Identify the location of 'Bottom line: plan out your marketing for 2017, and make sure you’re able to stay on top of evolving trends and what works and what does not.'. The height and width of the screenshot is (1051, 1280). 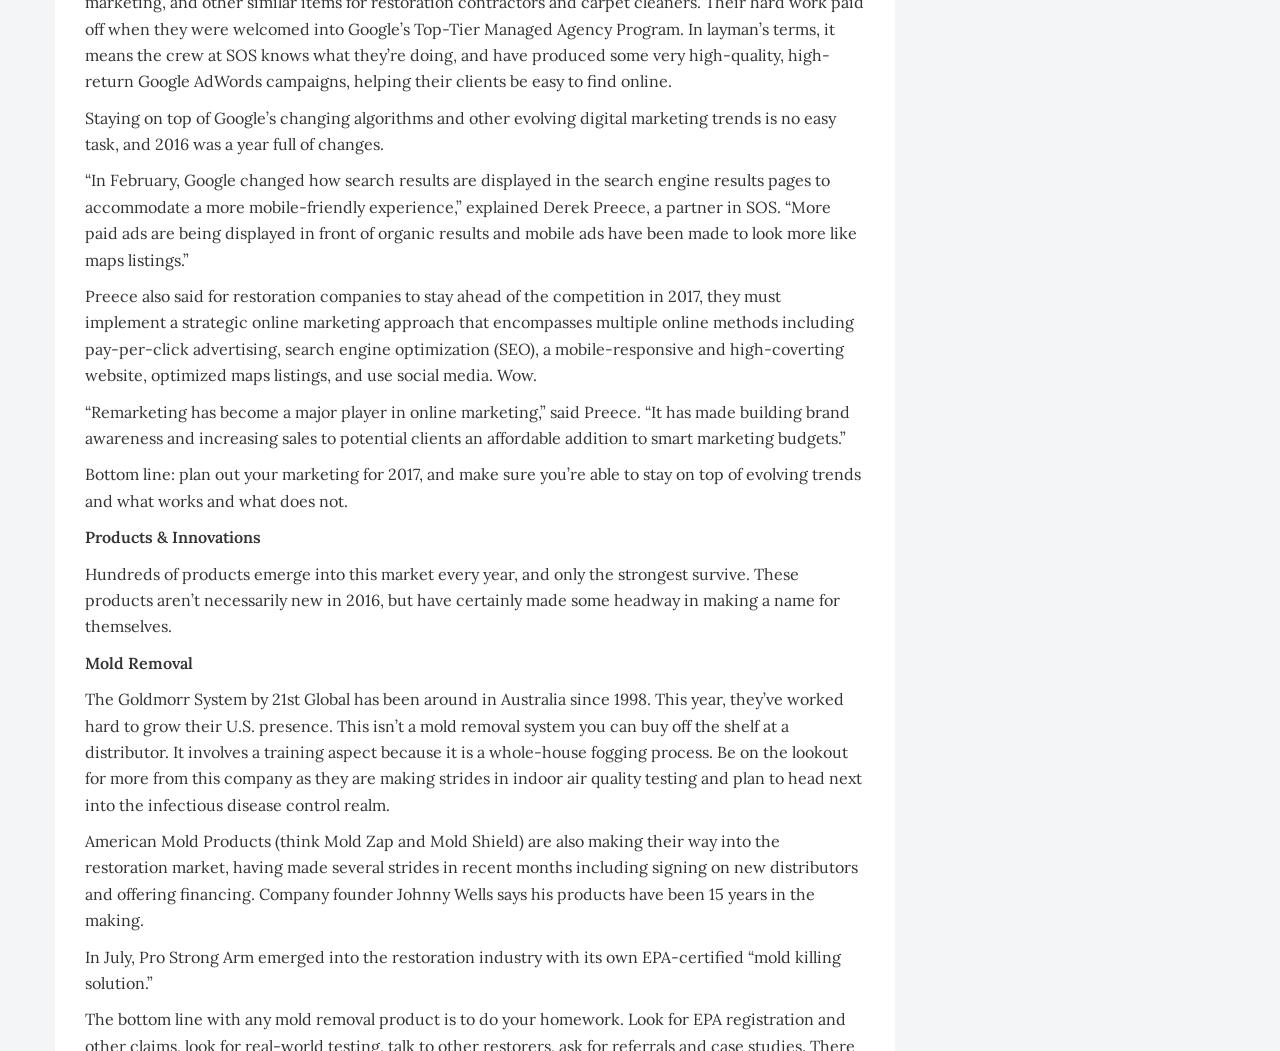
(471, 487).